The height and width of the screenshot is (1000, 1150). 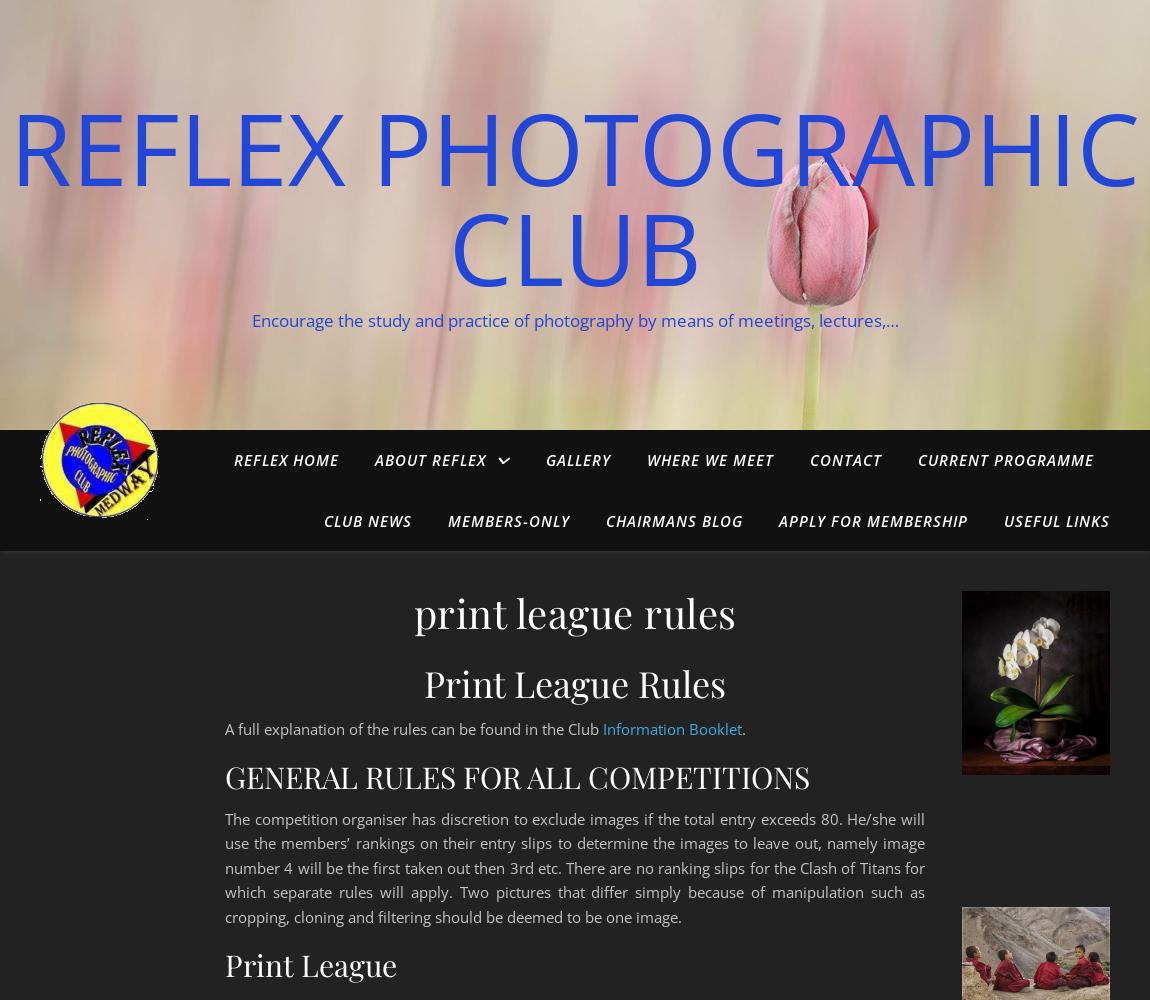 What do you see at coordinates (412, 611) in the screenshot?
I see `'print league rules'` at bounding box center [412, 611].